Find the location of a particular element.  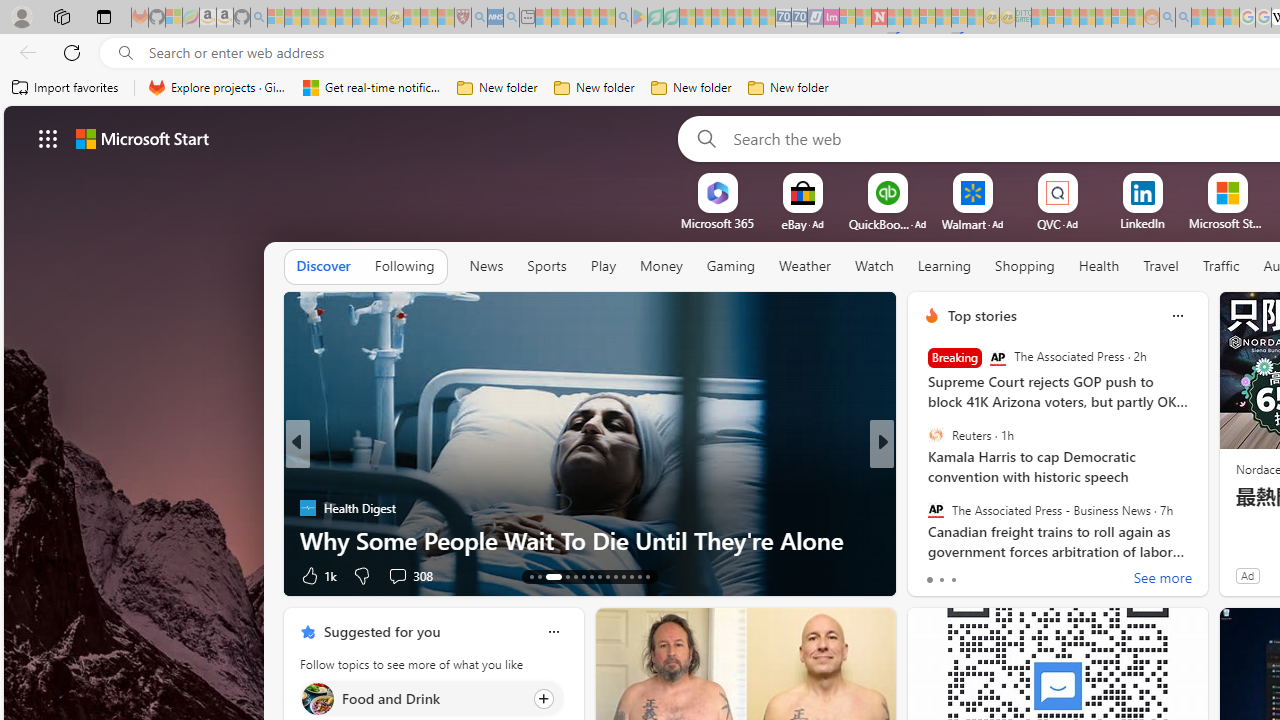

'Play' is located at coordinates (601, 265).